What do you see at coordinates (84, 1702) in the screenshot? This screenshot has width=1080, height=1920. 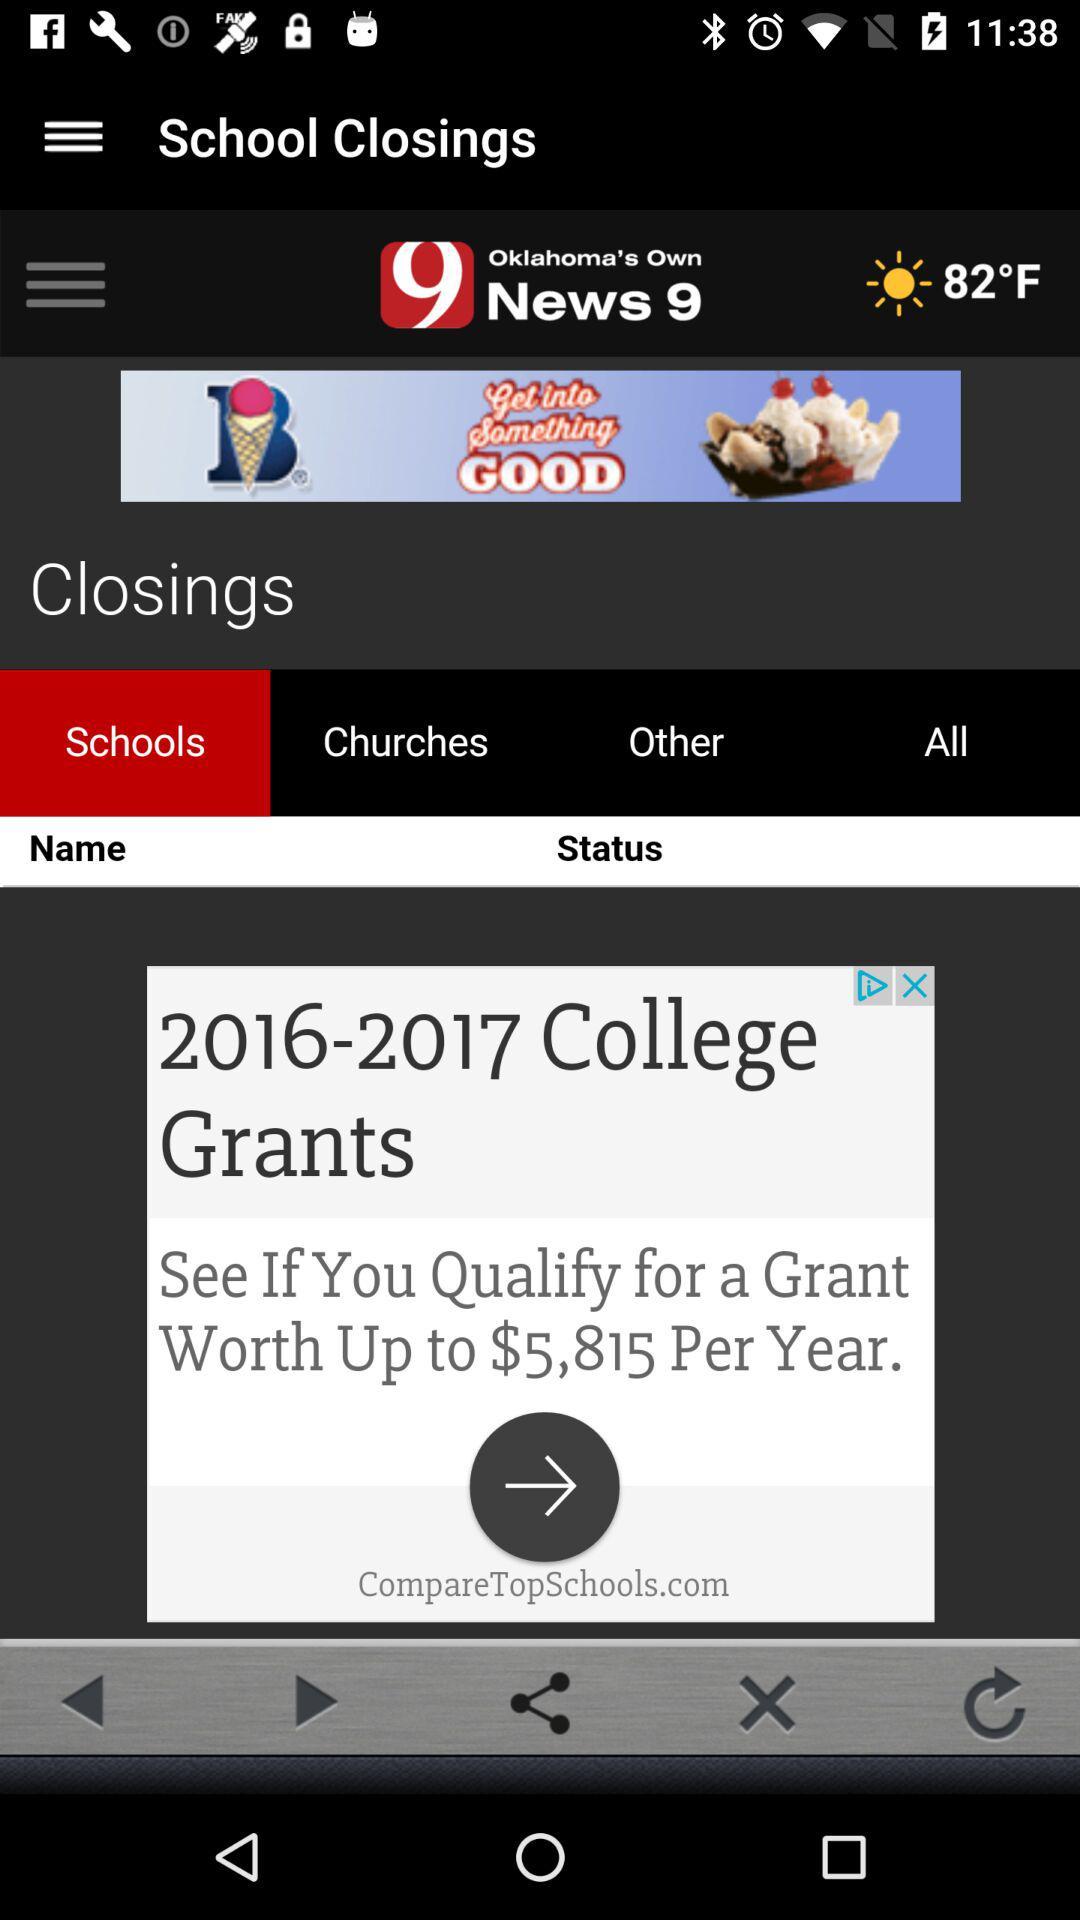 I see `go previous` at bounding box center [84, 1702].